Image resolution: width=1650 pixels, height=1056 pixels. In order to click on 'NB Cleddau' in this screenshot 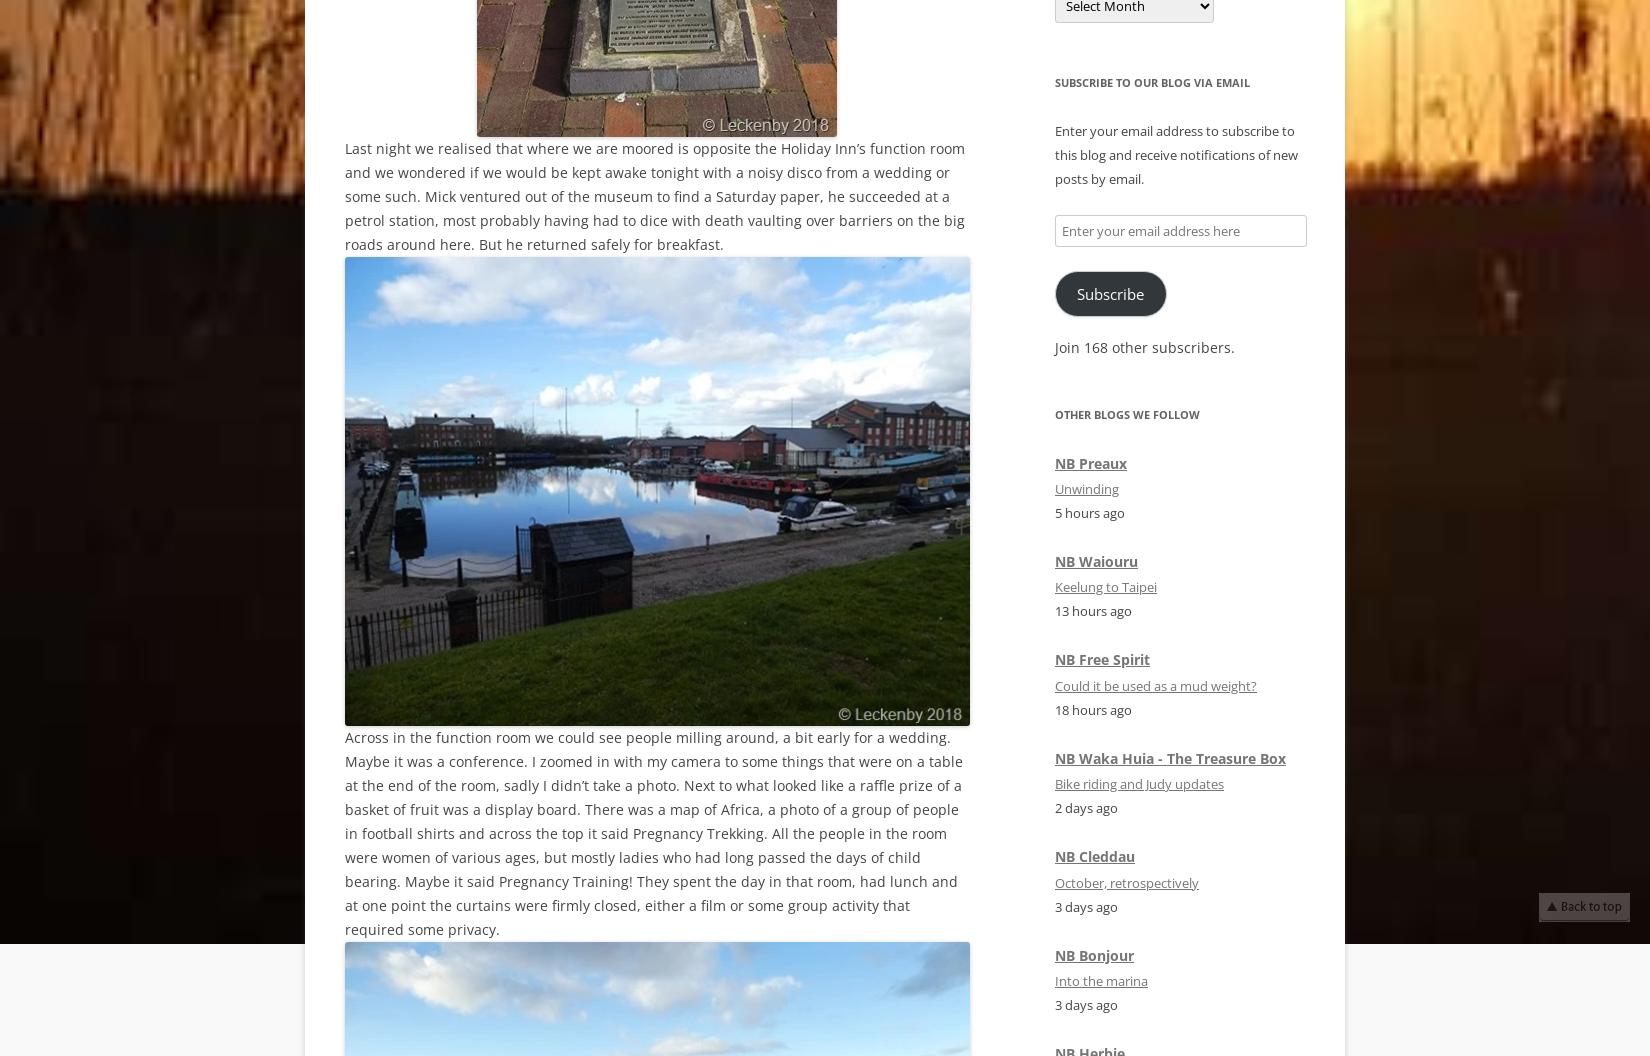, I will do `click(1094, 856)`.